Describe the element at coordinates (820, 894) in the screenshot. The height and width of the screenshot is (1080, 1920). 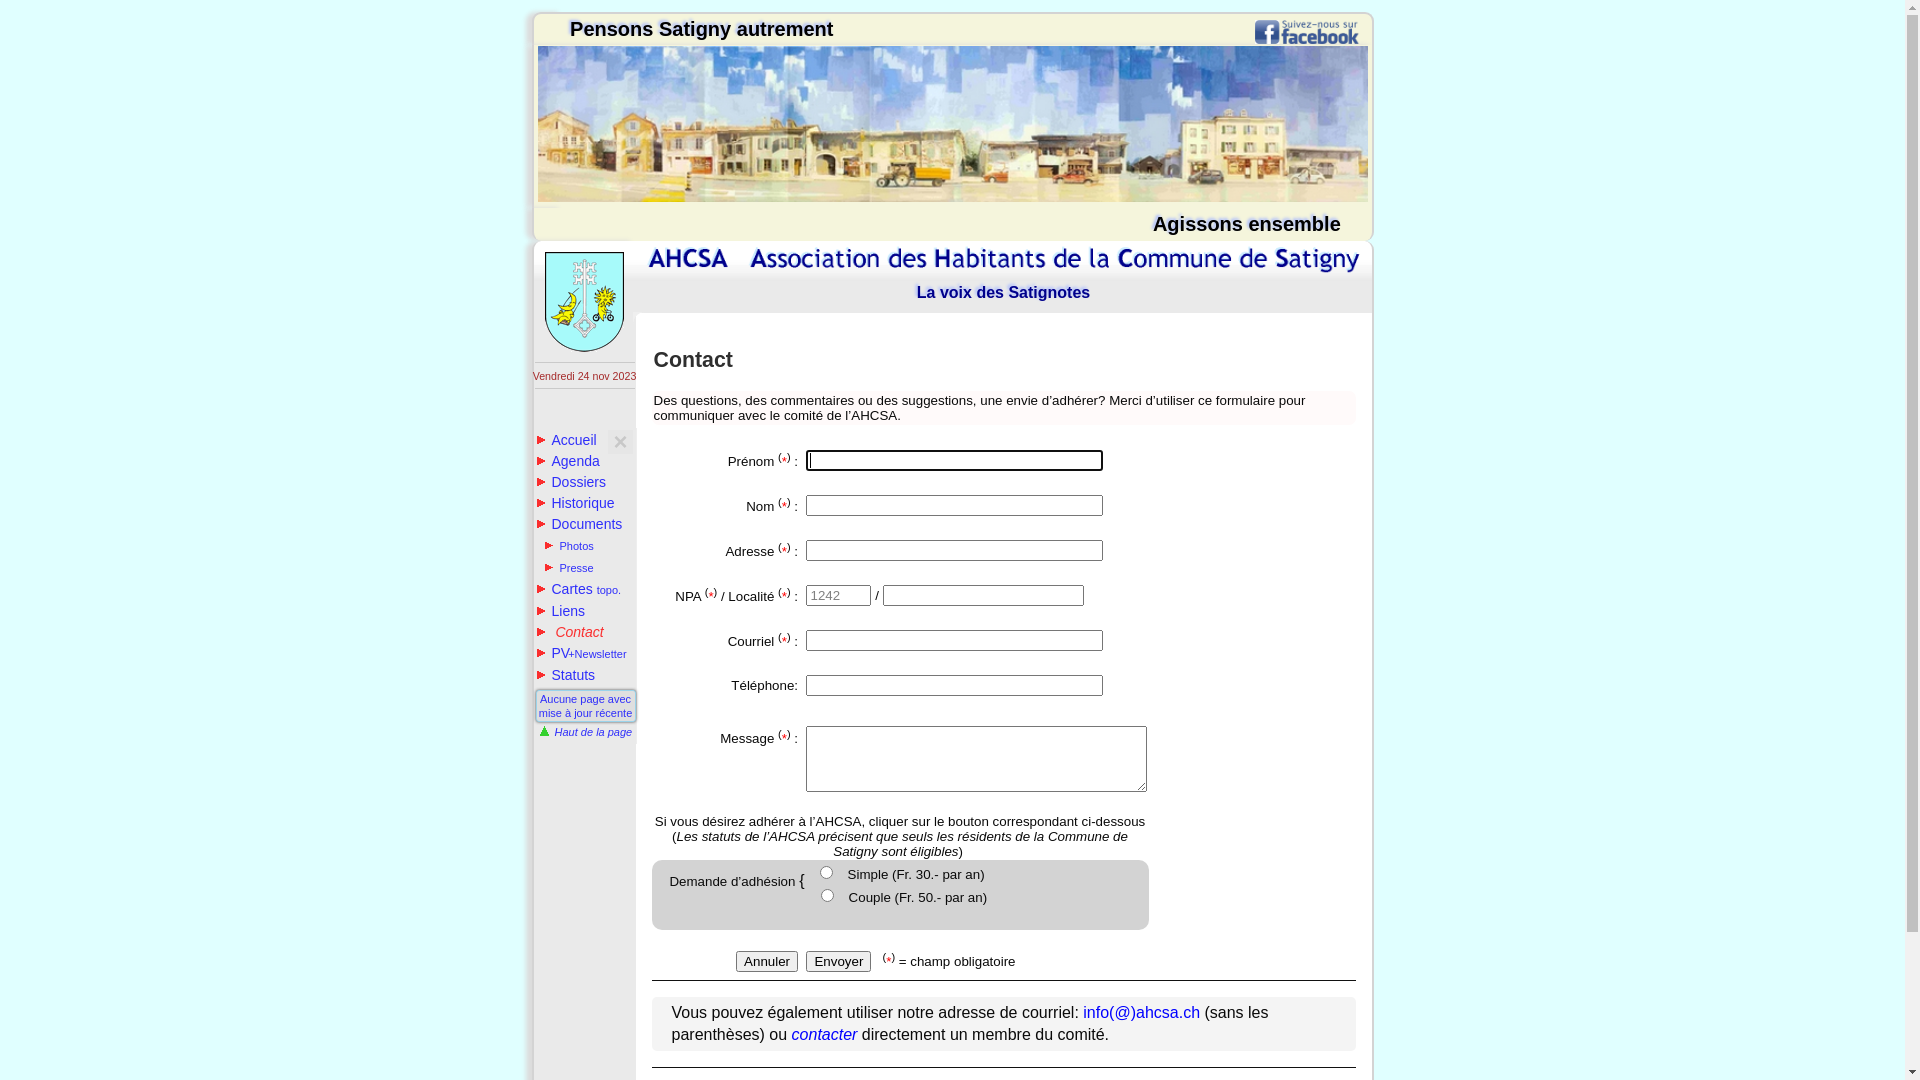
I see `'Couple'` at that location.